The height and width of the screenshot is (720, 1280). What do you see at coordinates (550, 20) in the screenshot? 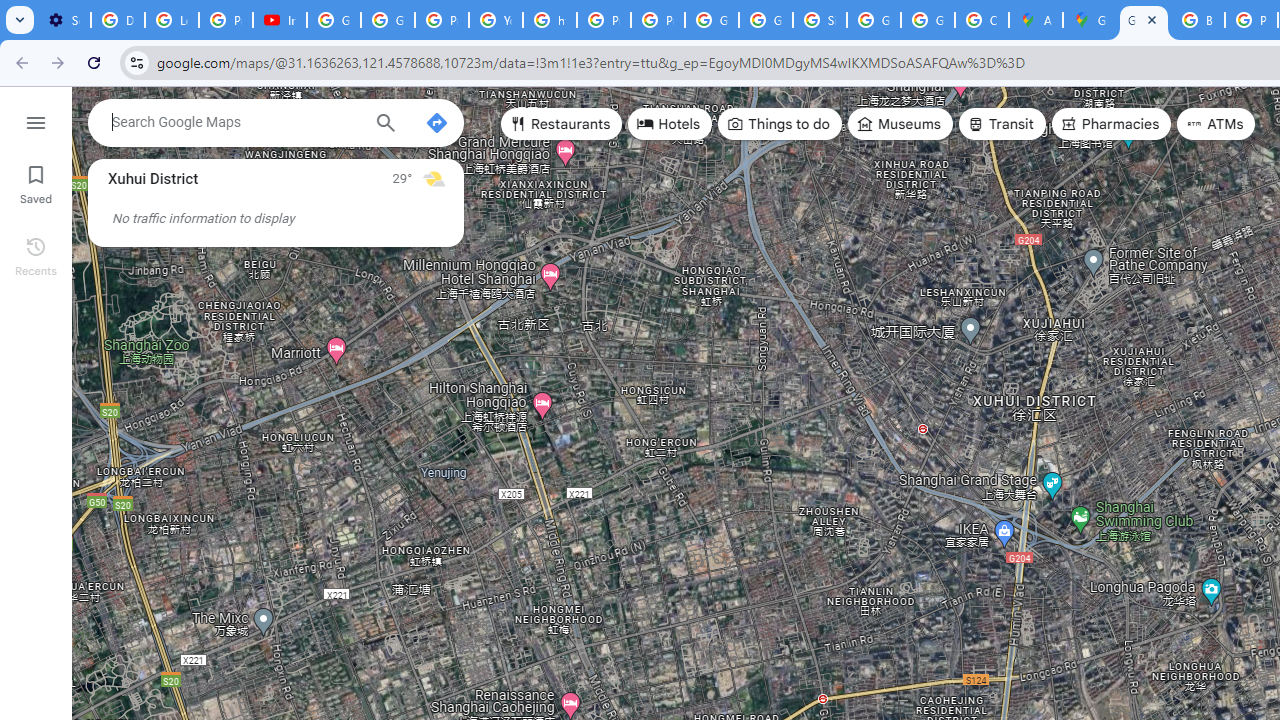
I see `'https://scholar.google.com/'` at bounding box center [550, 20].